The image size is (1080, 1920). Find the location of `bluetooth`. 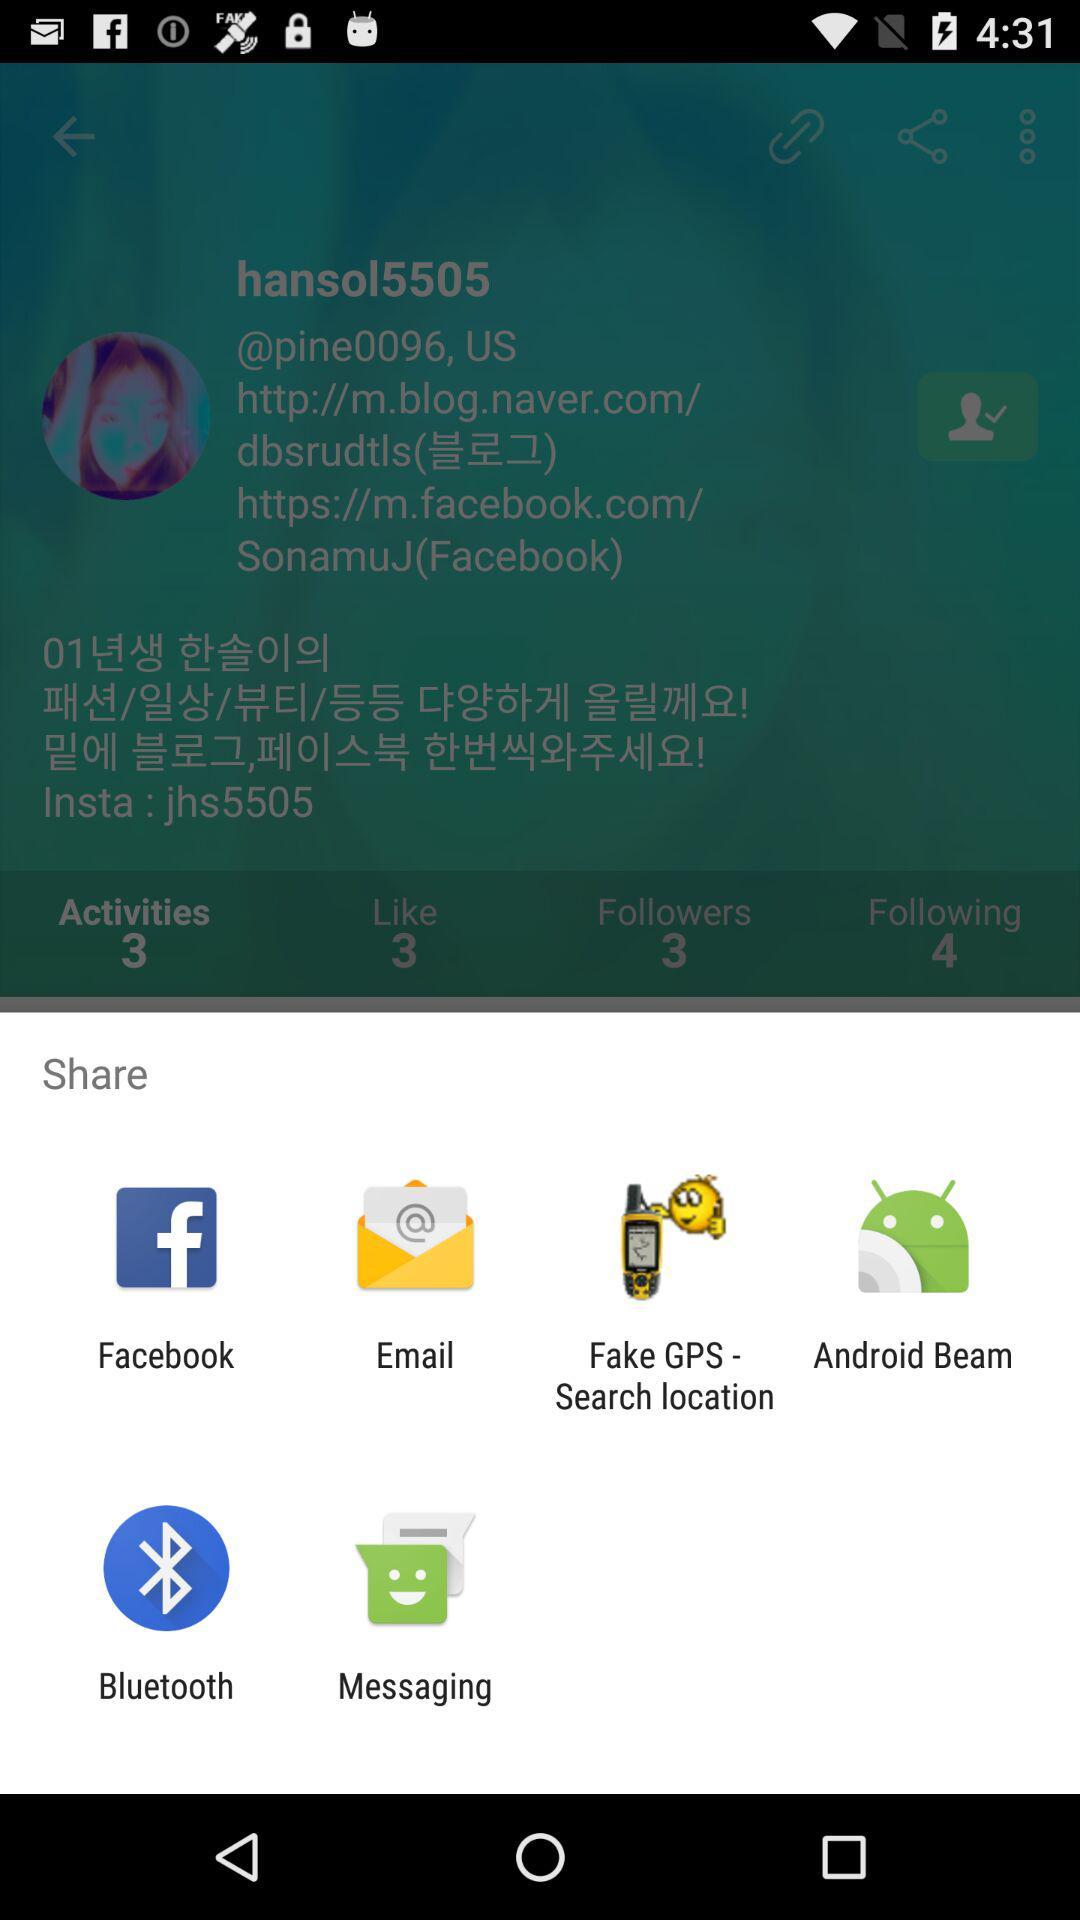

bluetooth is located at coordinates (165, 1705).